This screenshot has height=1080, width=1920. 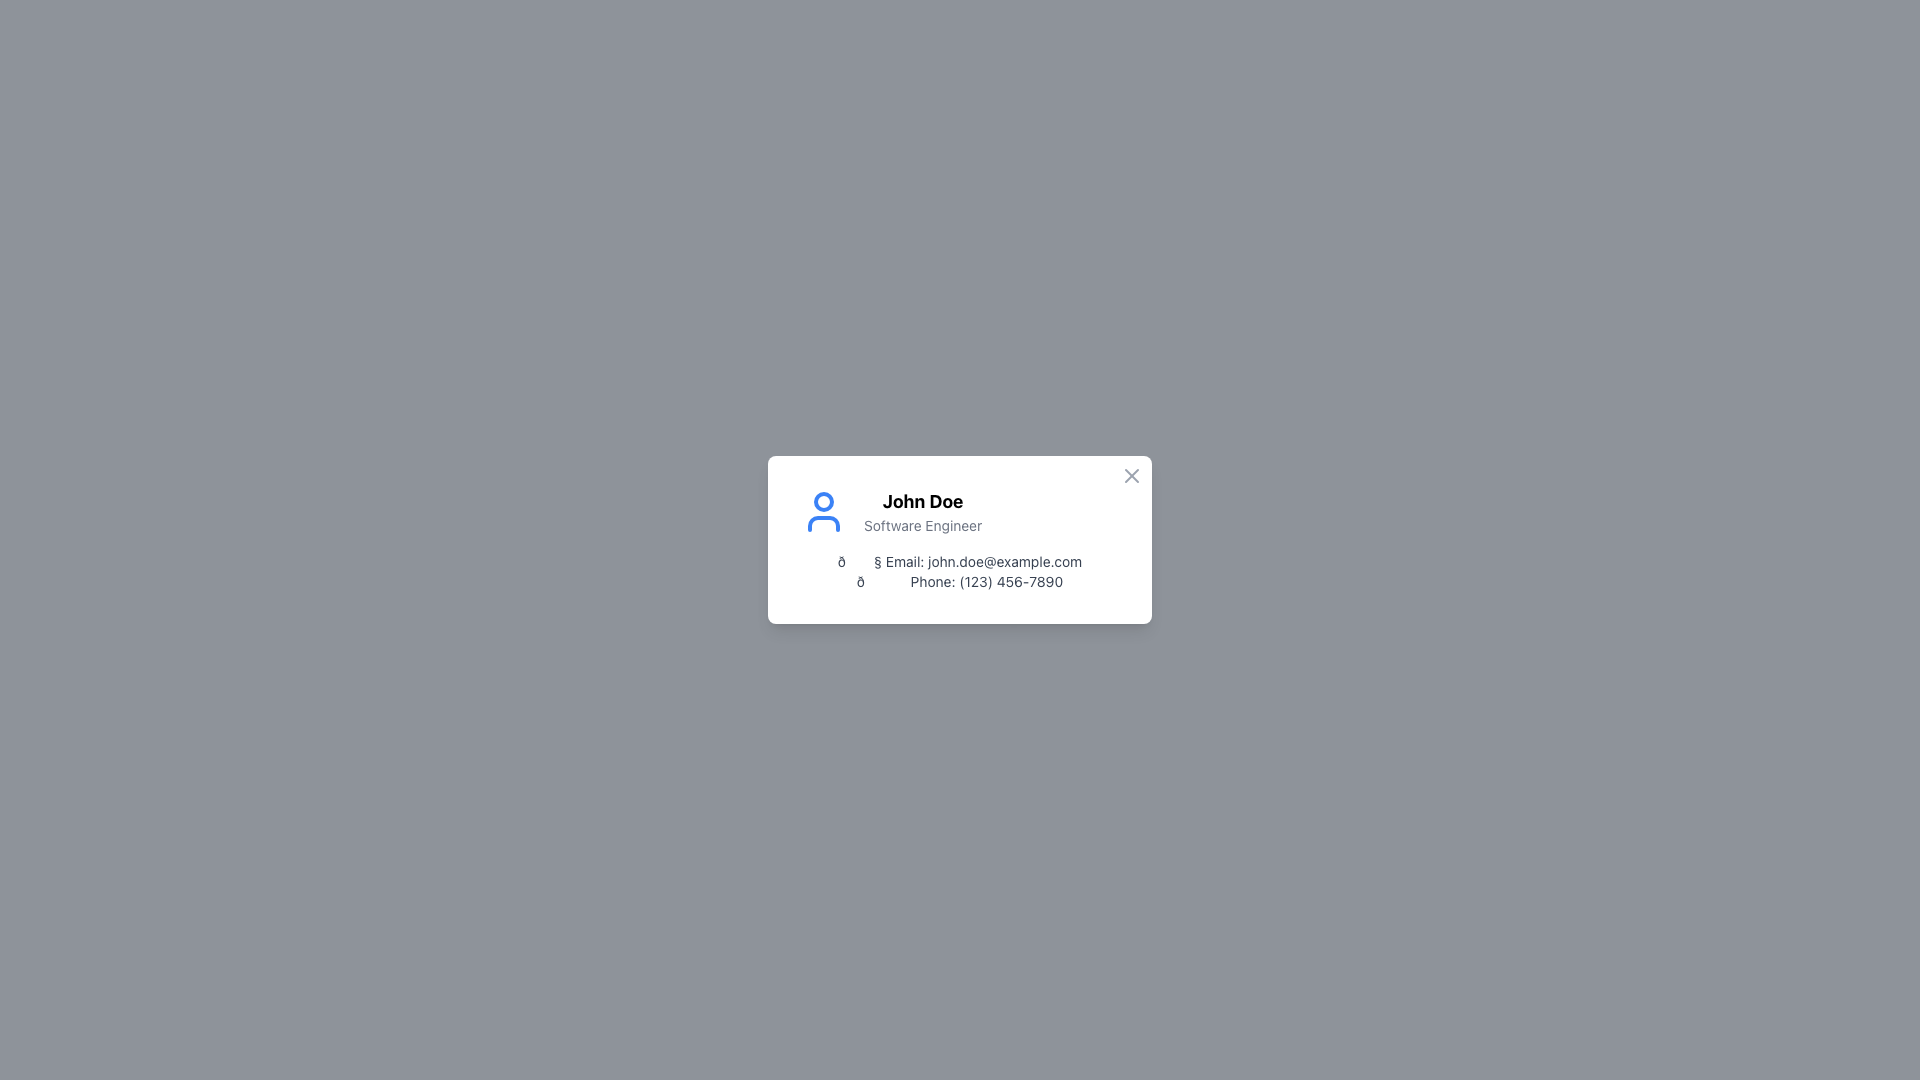 I want to click on the gray 'x' icon button located at the top-right corner of the card interface displaying personal information for 'John Doe' to trigger the color change effect, so click(x=1132, y=475).